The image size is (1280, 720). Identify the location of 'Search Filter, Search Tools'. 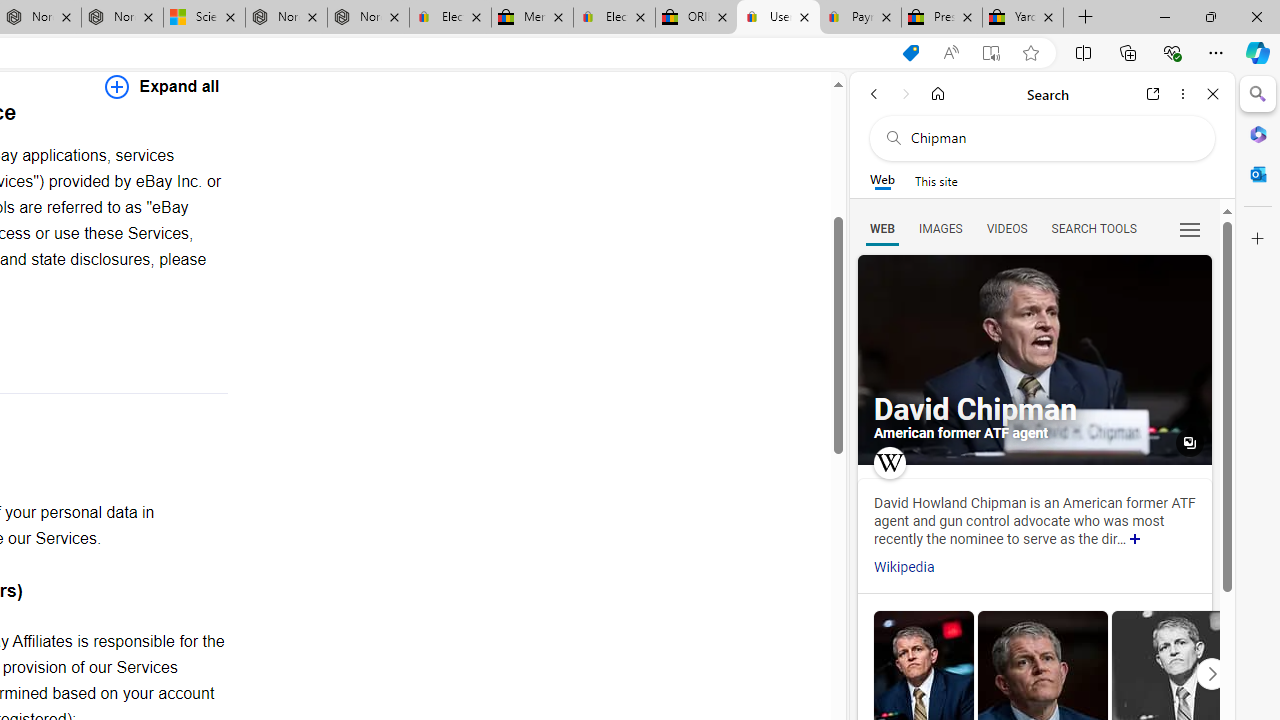
(1092, 227).